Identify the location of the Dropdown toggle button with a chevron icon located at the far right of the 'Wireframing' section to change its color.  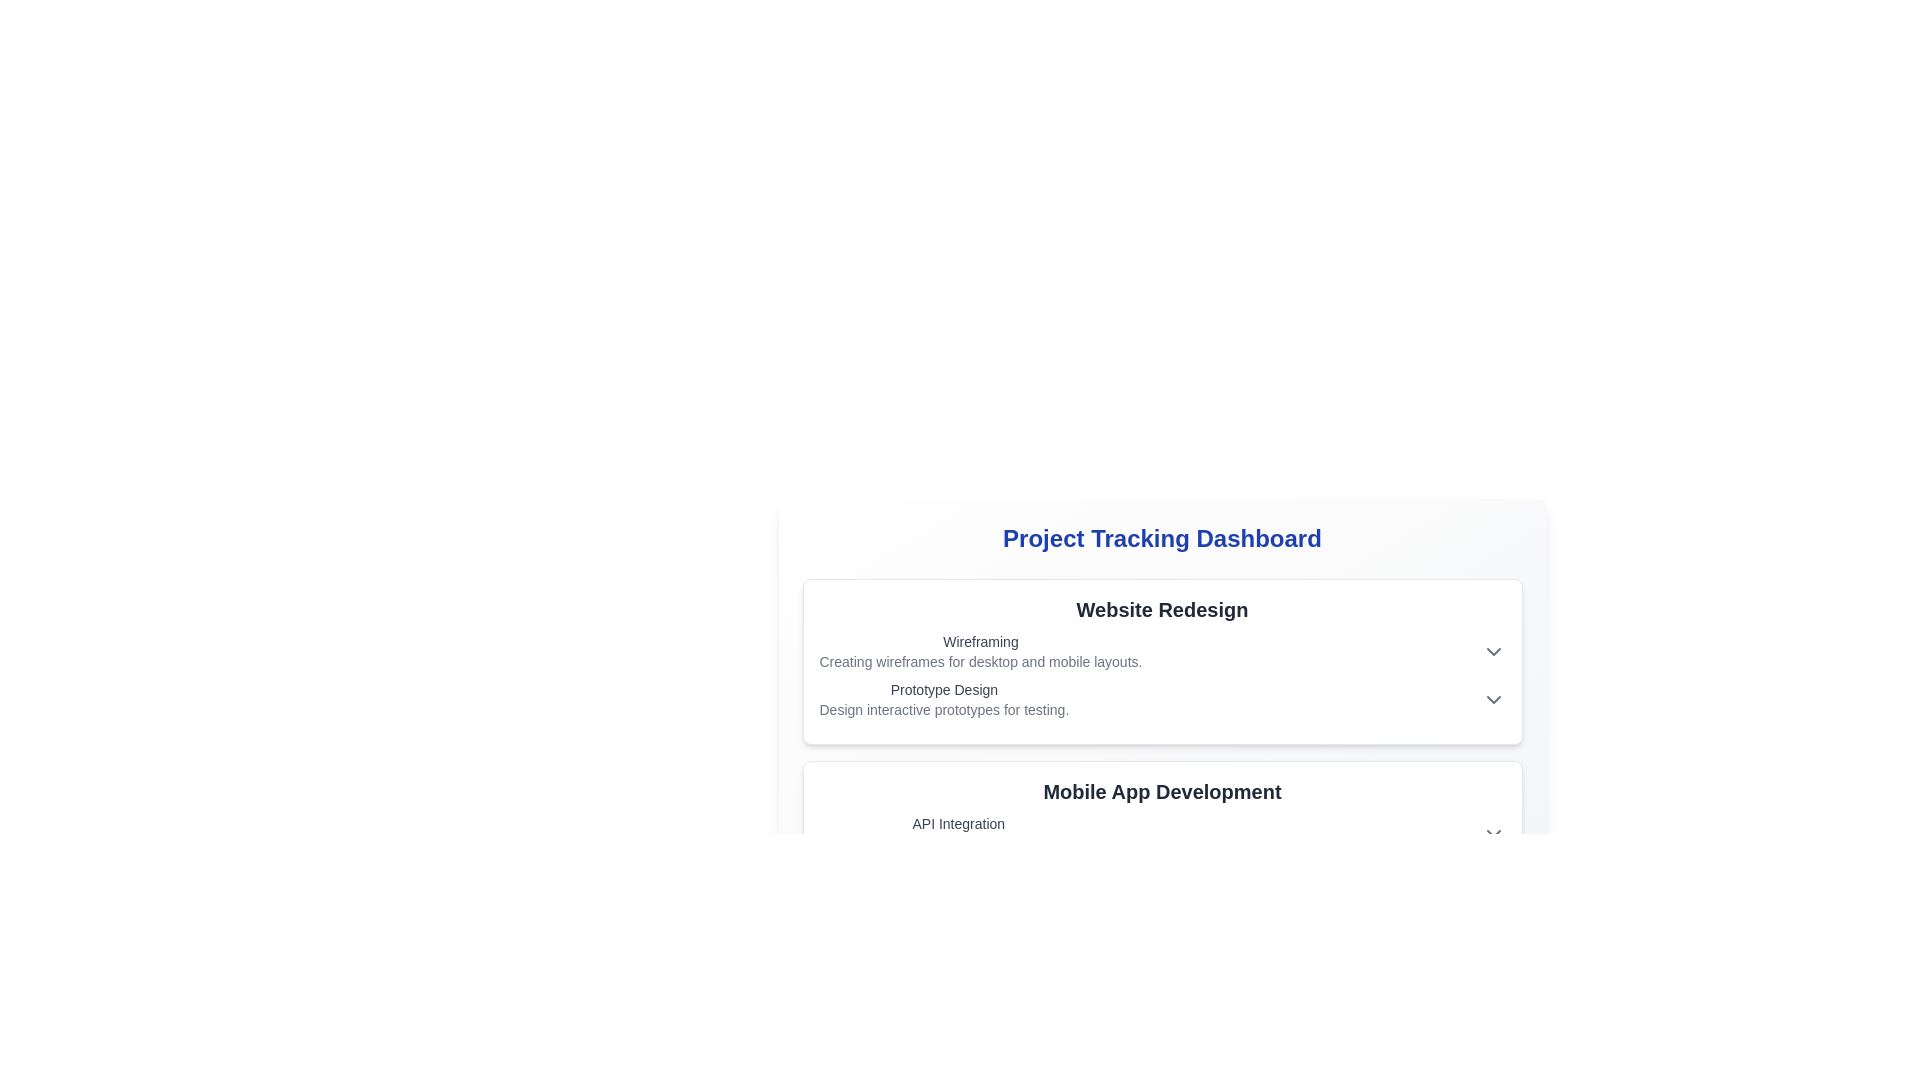
(1493, 651).